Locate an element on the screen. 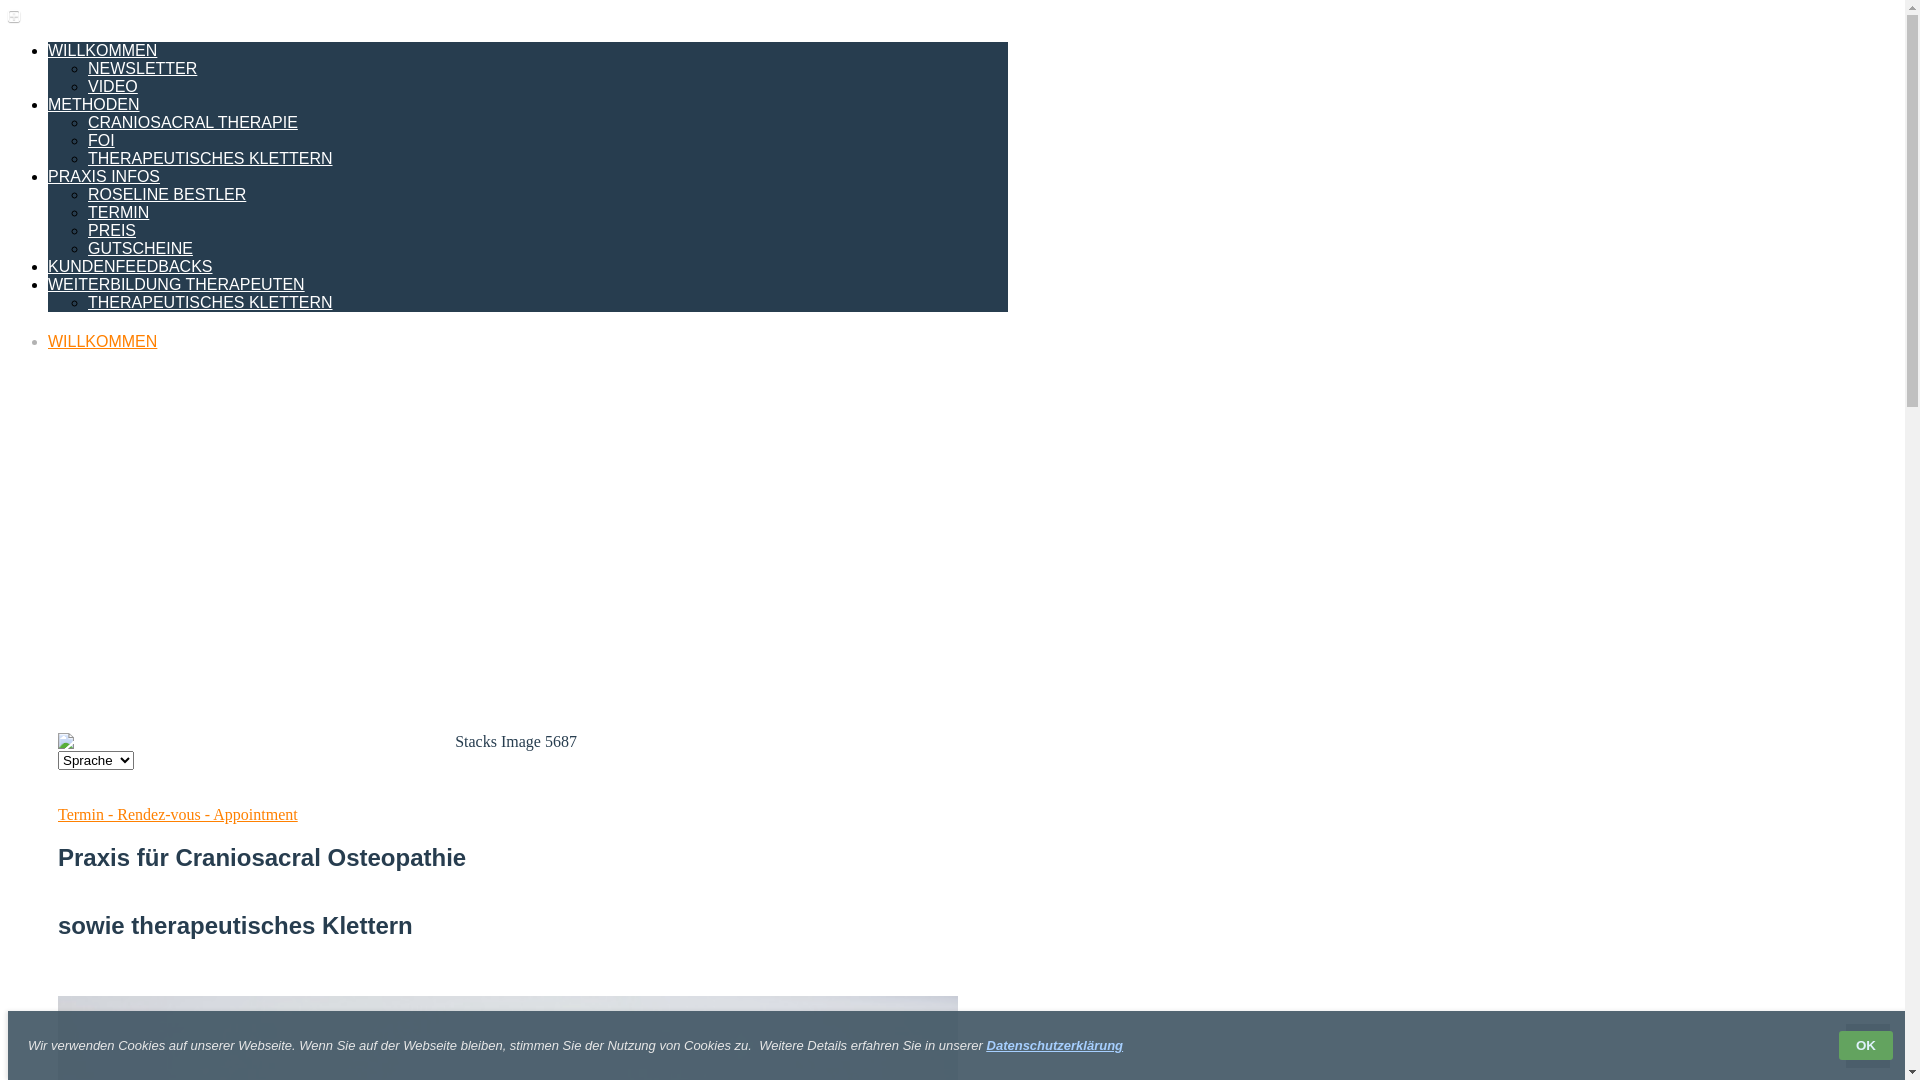 The height and width of the screenshot is (1080, 1920). 'WEITERBILDUNG THERAPEUTEN' is located at coordinates (176, 284).